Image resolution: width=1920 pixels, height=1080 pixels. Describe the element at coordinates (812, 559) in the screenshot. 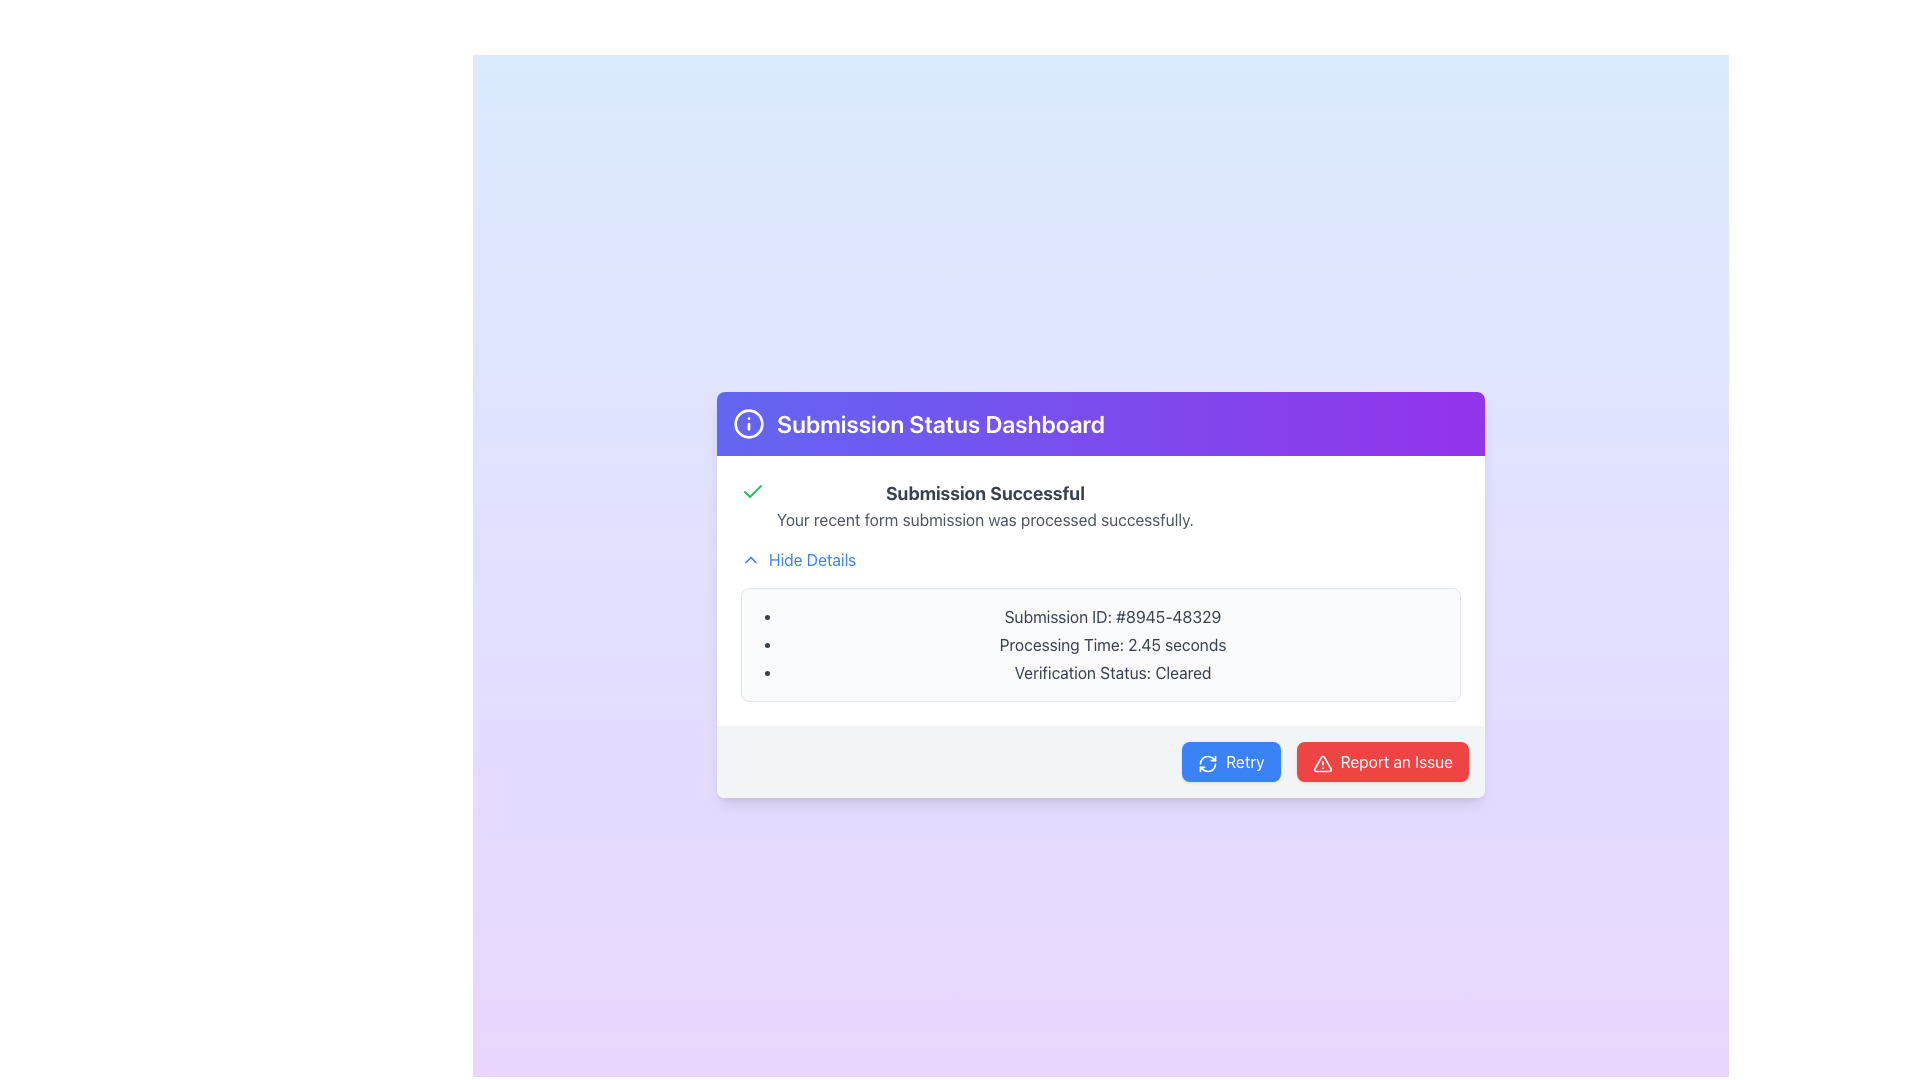

I see `the text label styled in blue color with the text 'Hide Details', which is centrally located within the clickable area and aligned to the right of a chevron-up icon` at that location.